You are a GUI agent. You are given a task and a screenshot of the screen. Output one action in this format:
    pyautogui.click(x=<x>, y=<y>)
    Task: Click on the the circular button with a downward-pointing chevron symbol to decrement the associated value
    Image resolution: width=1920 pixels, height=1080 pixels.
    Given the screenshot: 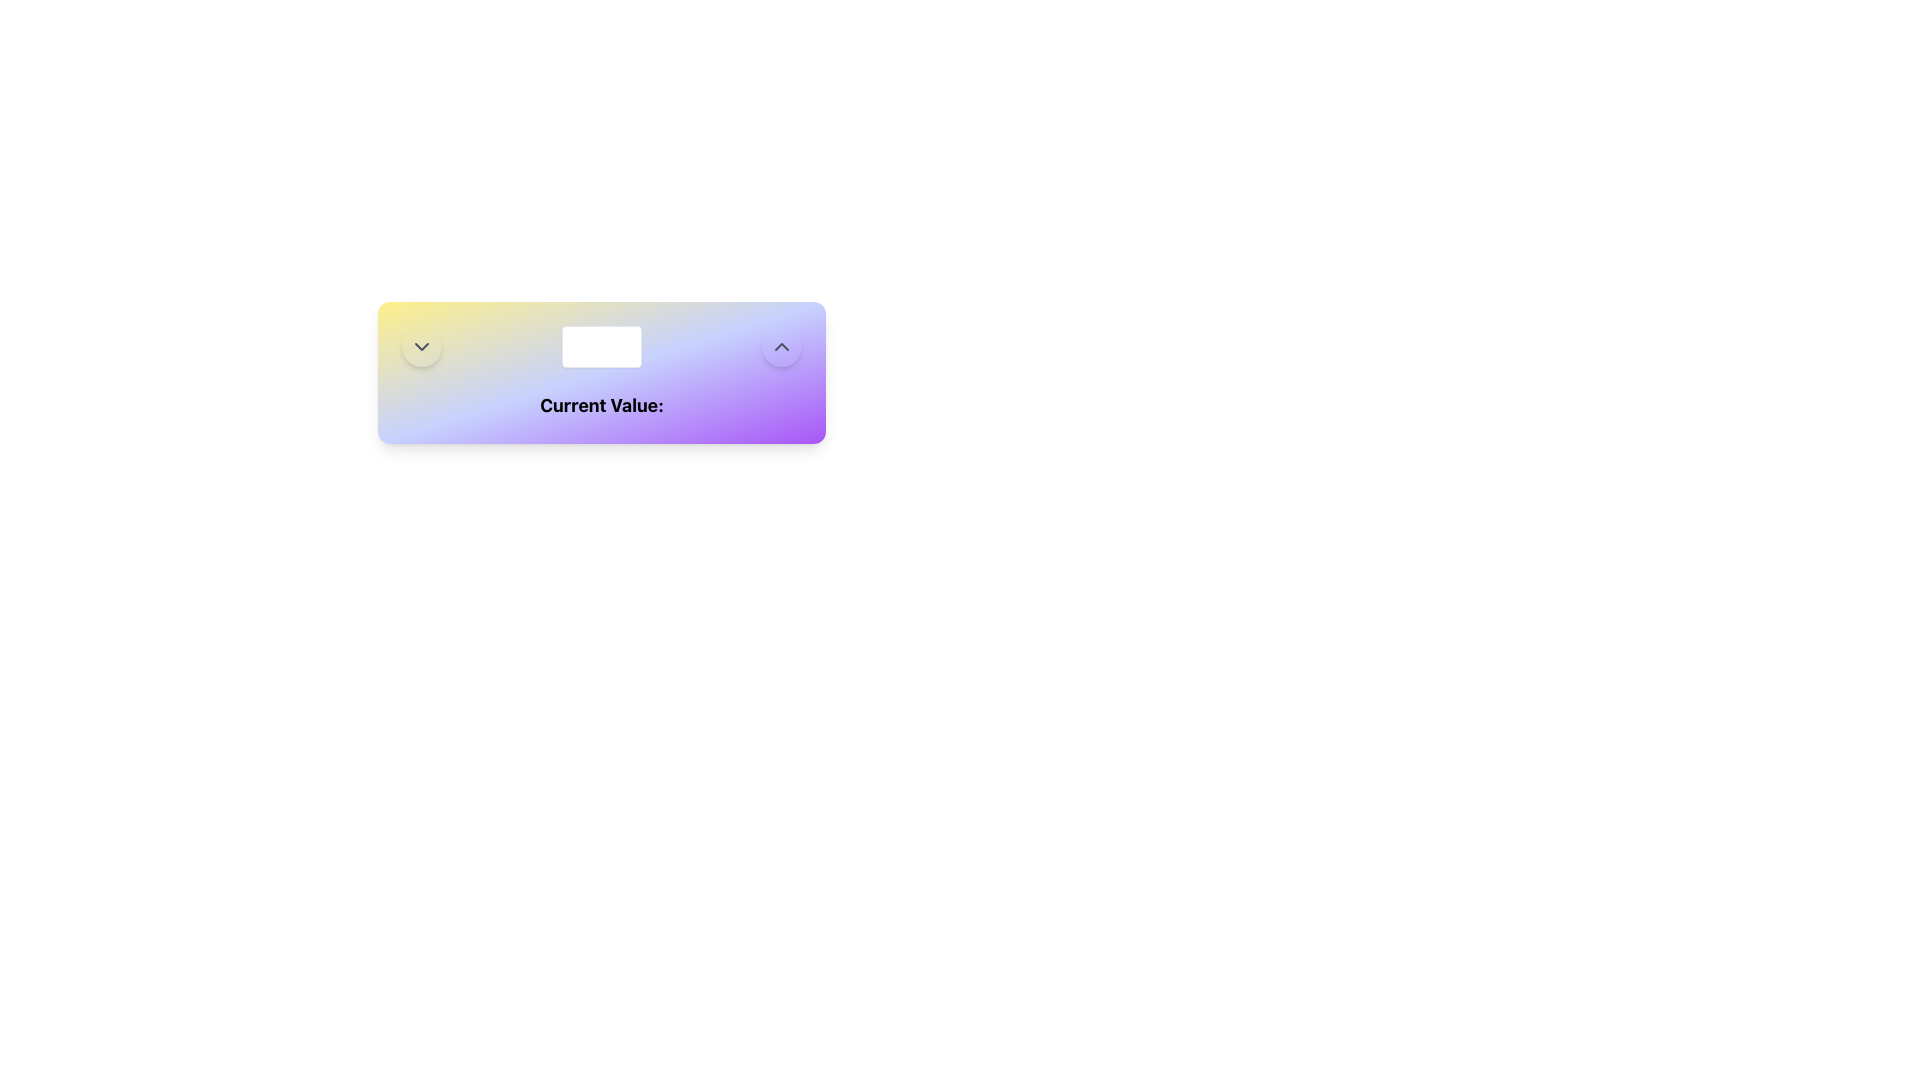 What is the action you would take?
    pyautogui.click(x=421, y=346)
    